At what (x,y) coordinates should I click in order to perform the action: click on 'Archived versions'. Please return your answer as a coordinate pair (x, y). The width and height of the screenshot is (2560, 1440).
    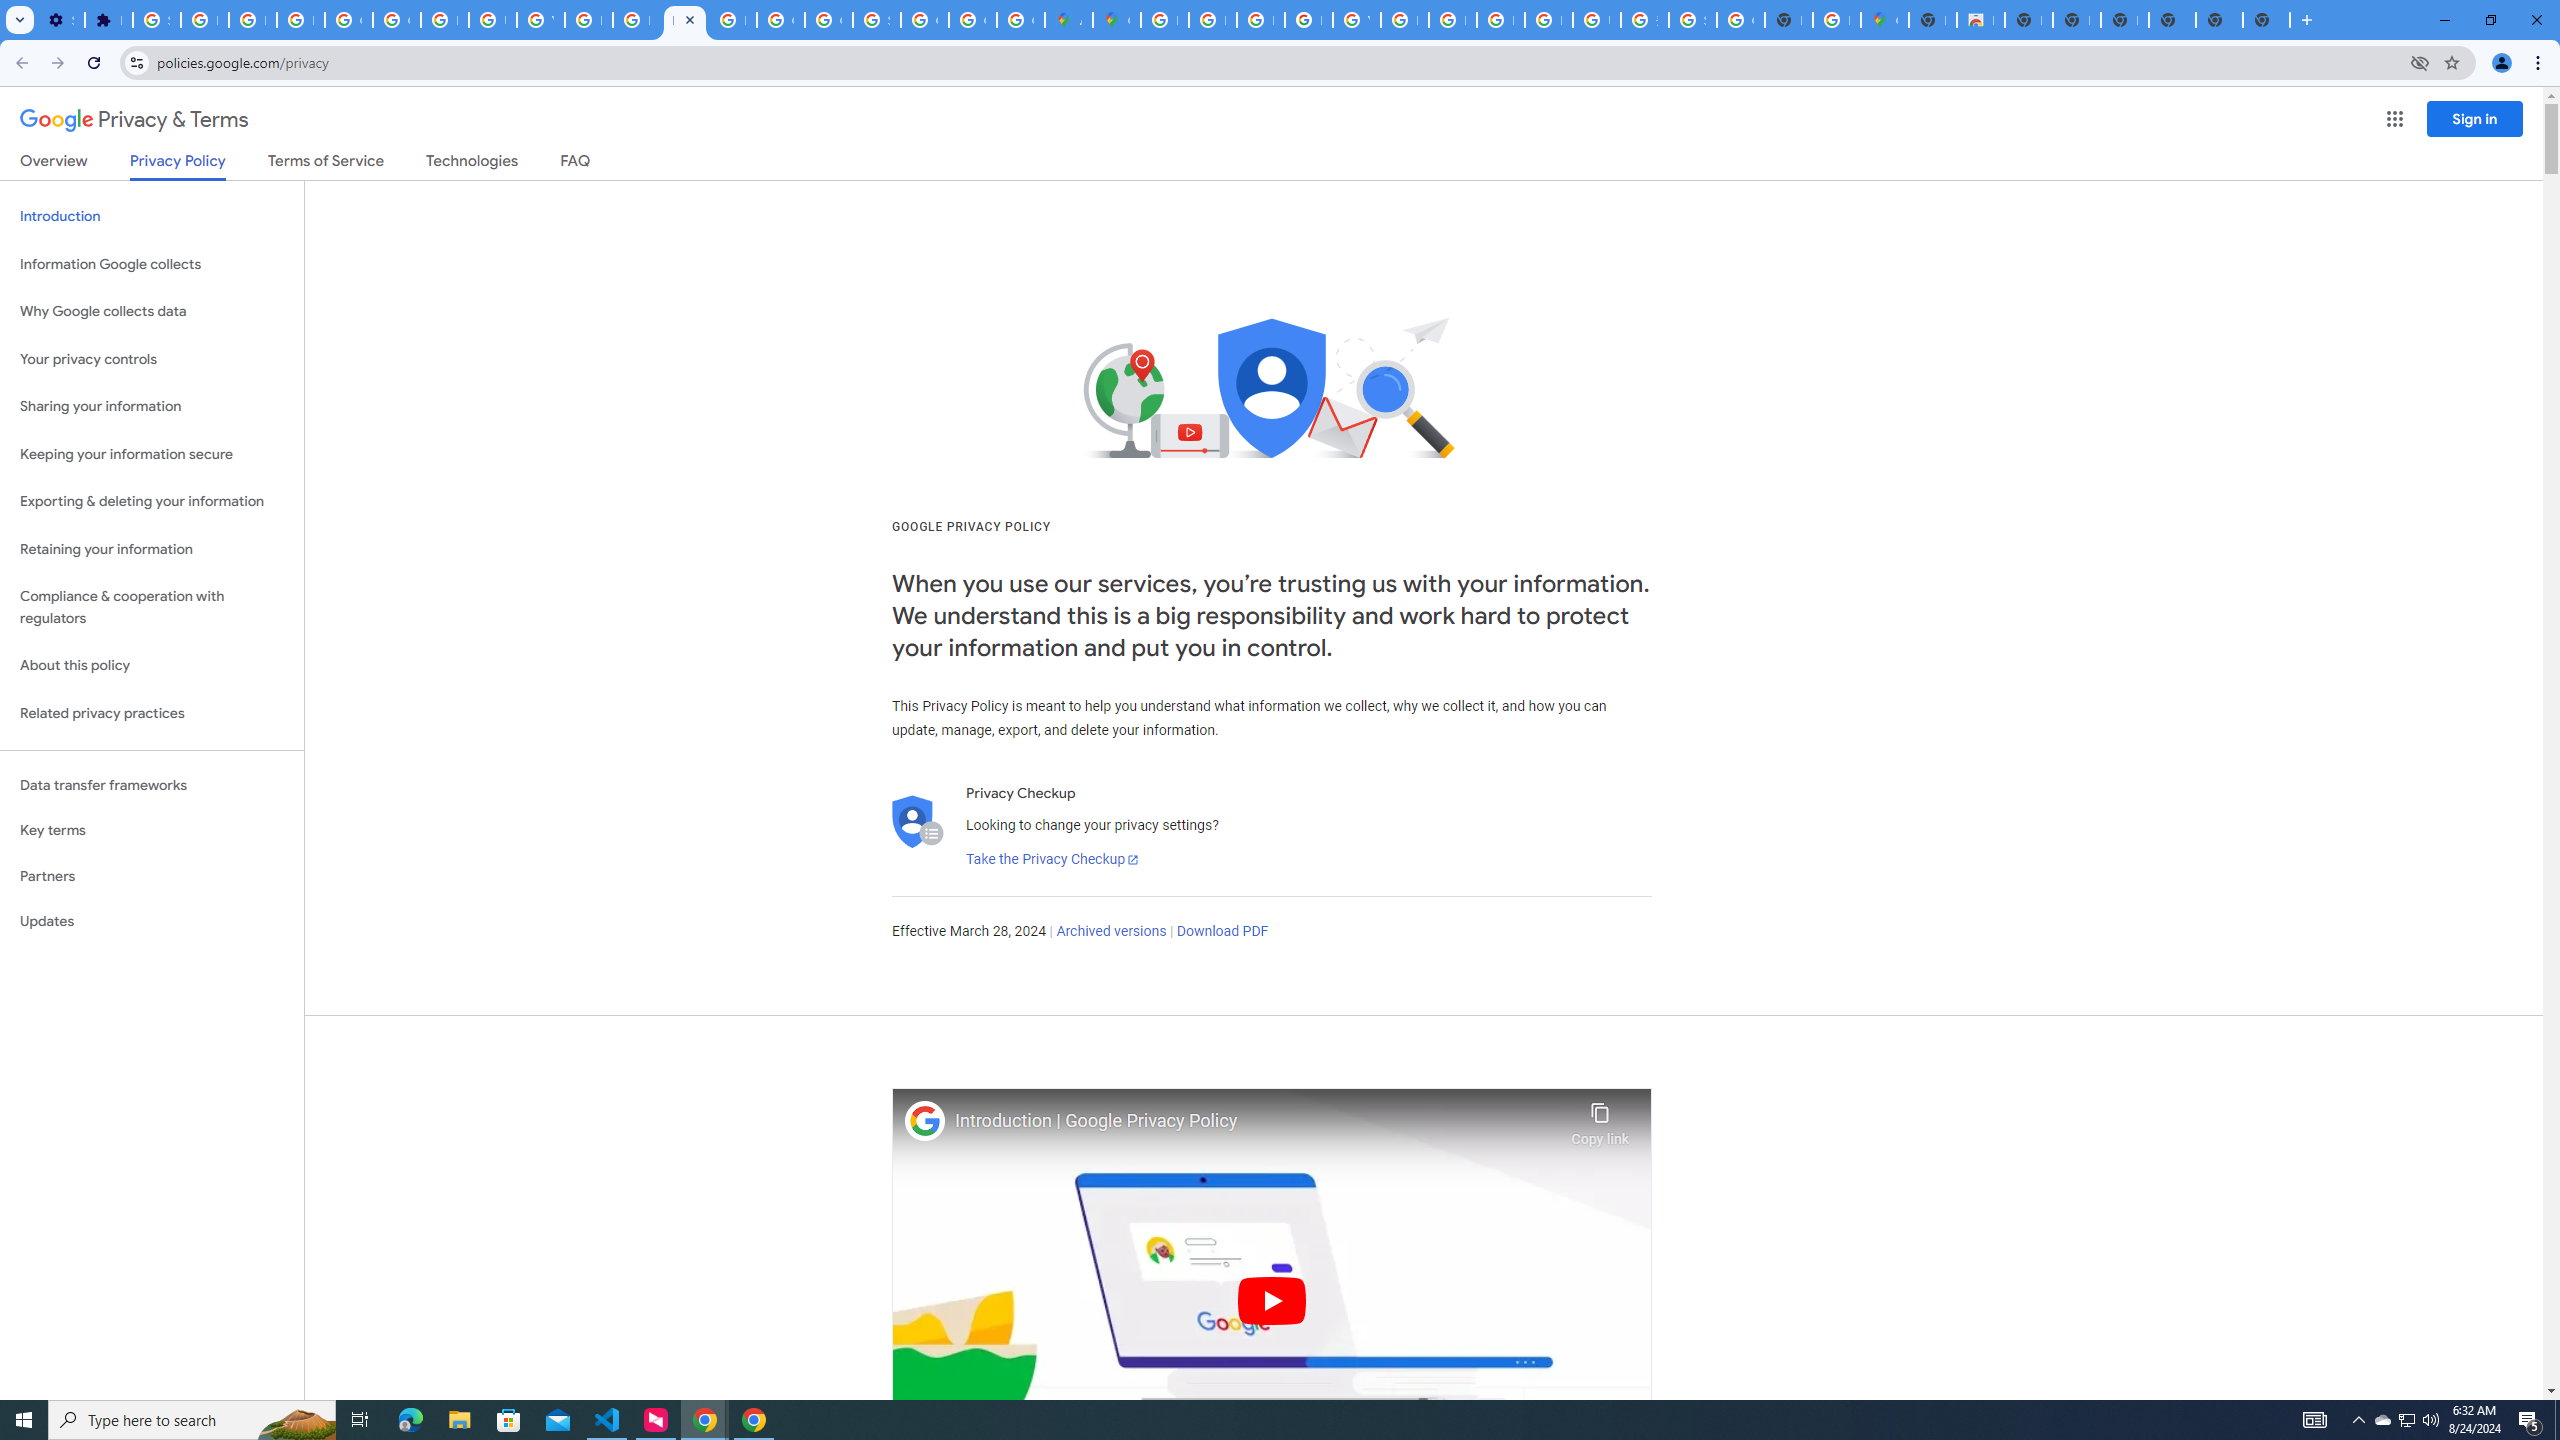
    Looking at the image, I should click on (1110, 930).